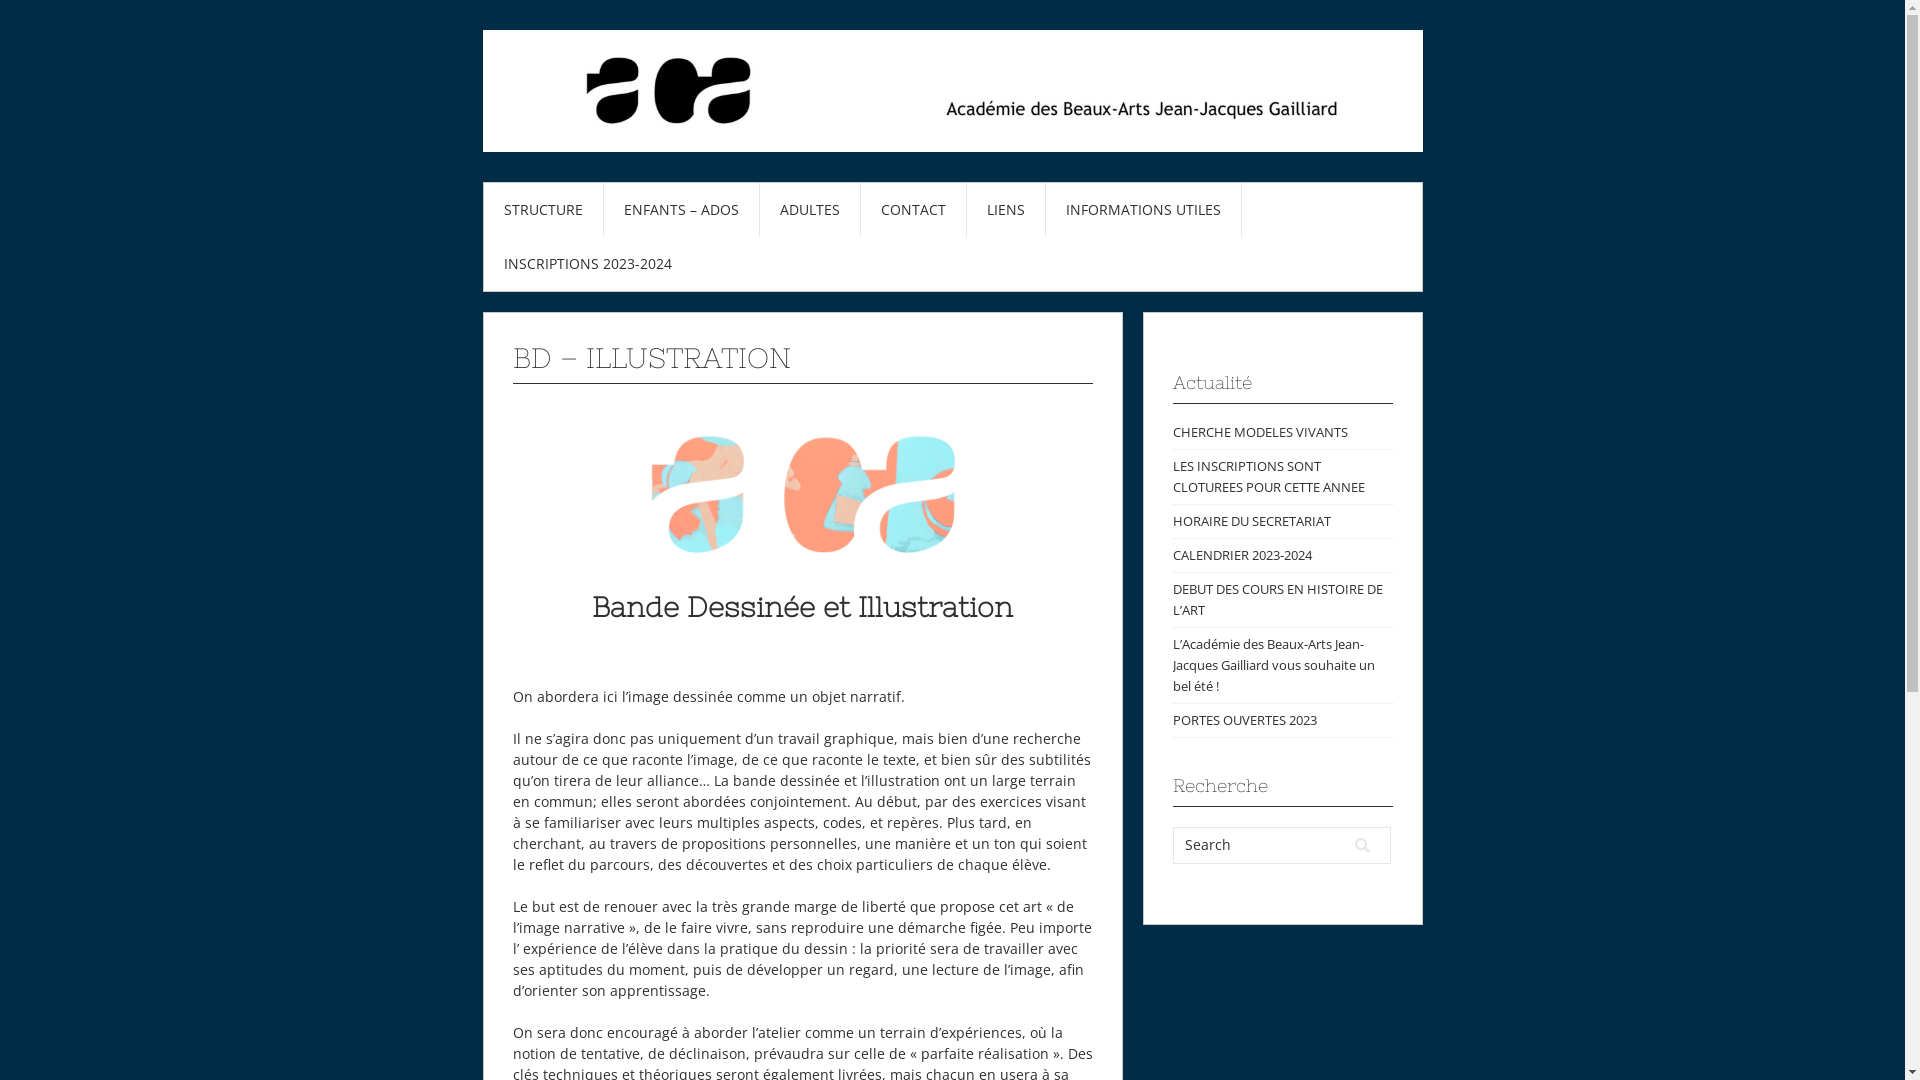 This screenshot has height=1080, width=1920. I want to click on 'CONTACT', so click(911, 209).